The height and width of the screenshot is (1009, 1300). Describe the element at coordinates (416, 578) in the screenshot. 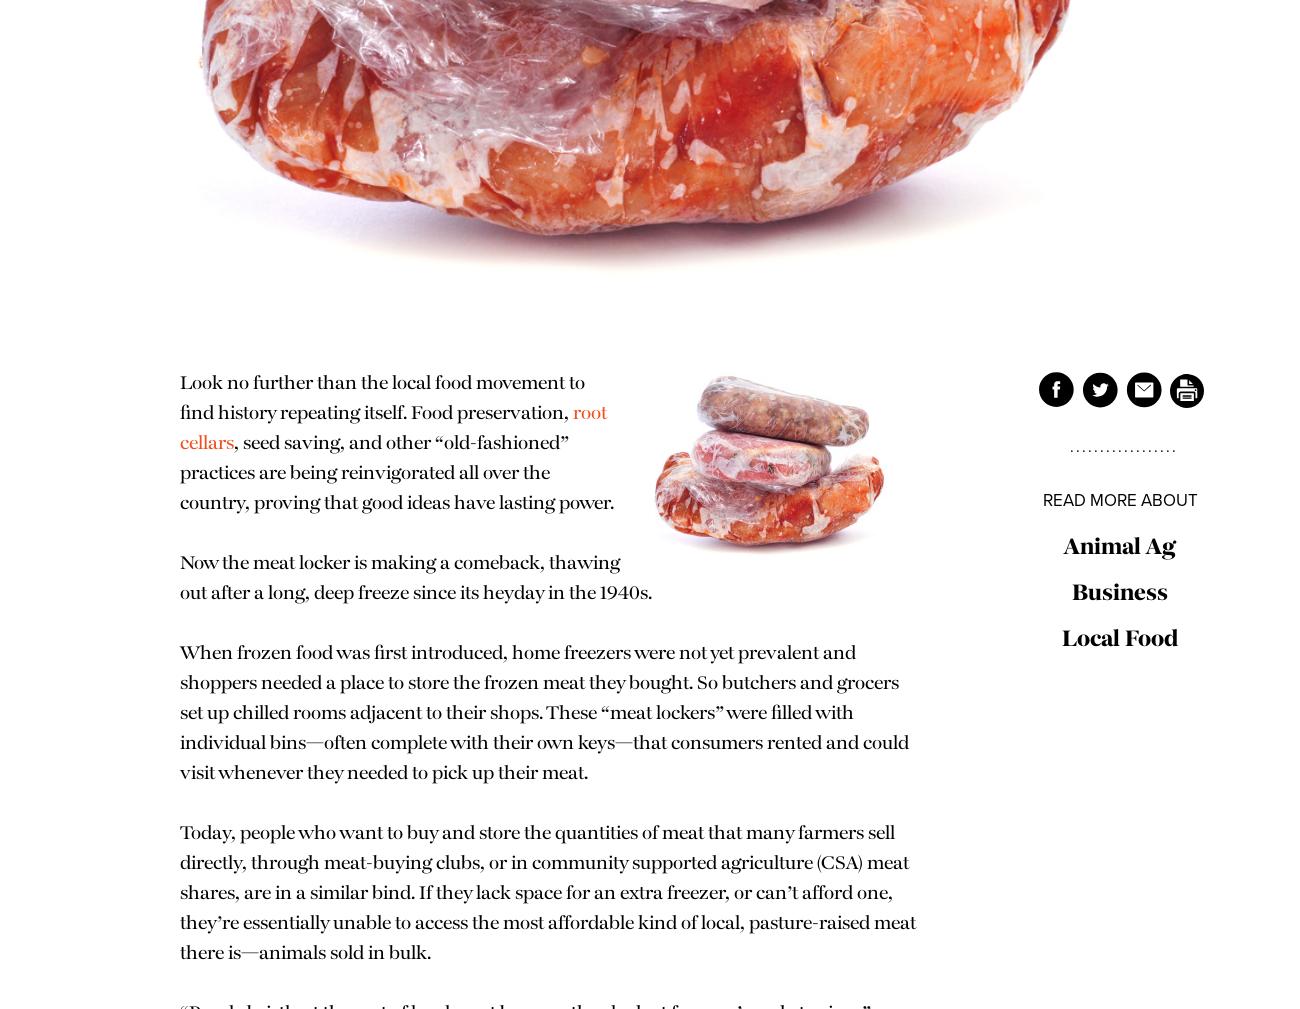

I see `'Now the meat locker is making a comeback, thawing out after a long, deep freeze since its heyday in the 1940s.'` at that location.